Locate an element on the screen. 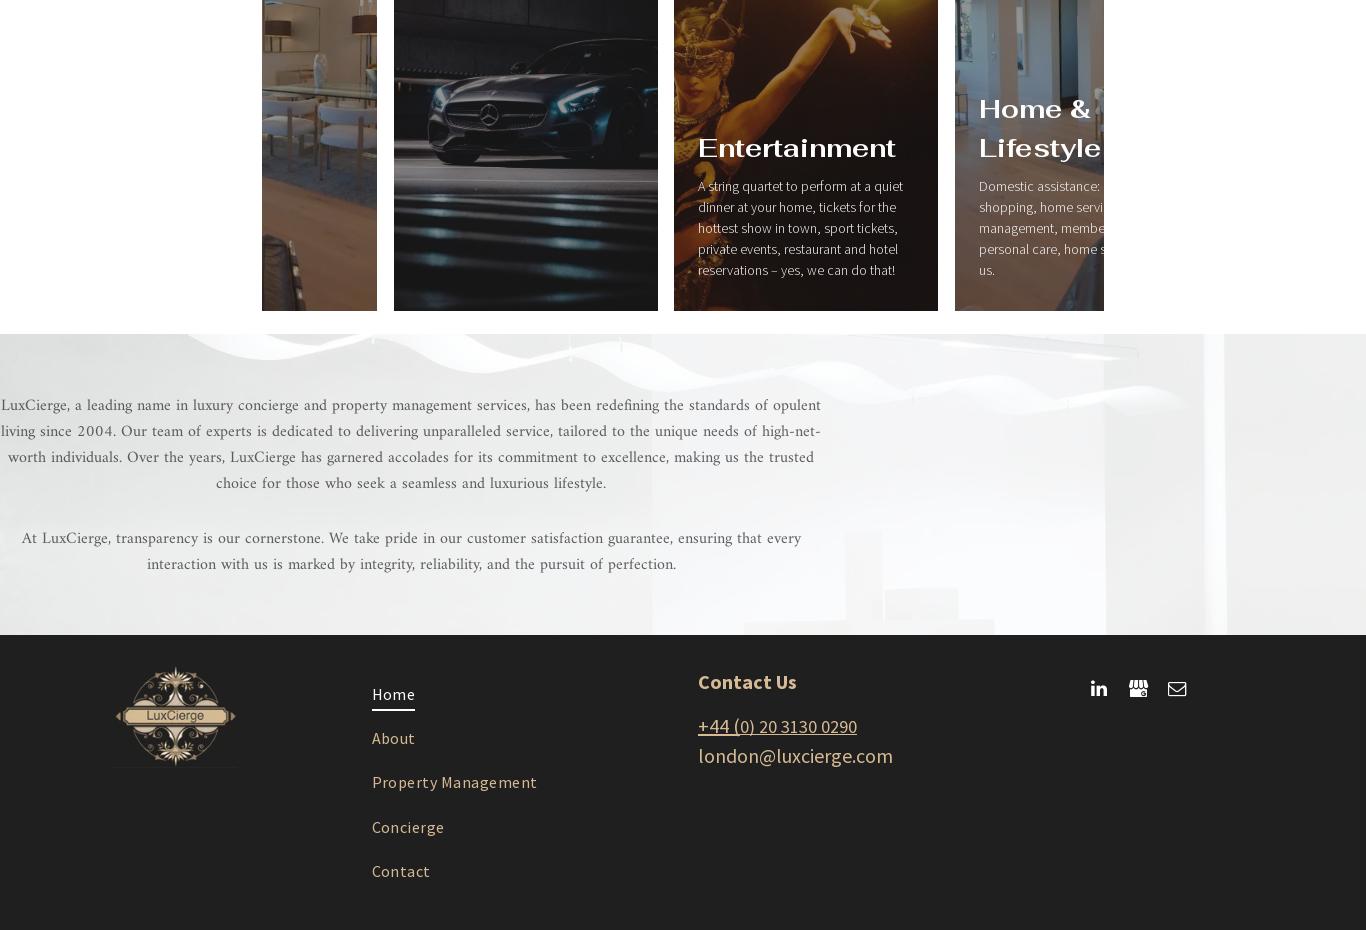 The height and width of the screenshot is (930, 1366). 'Concierge' is located at coordinates (406, 825).